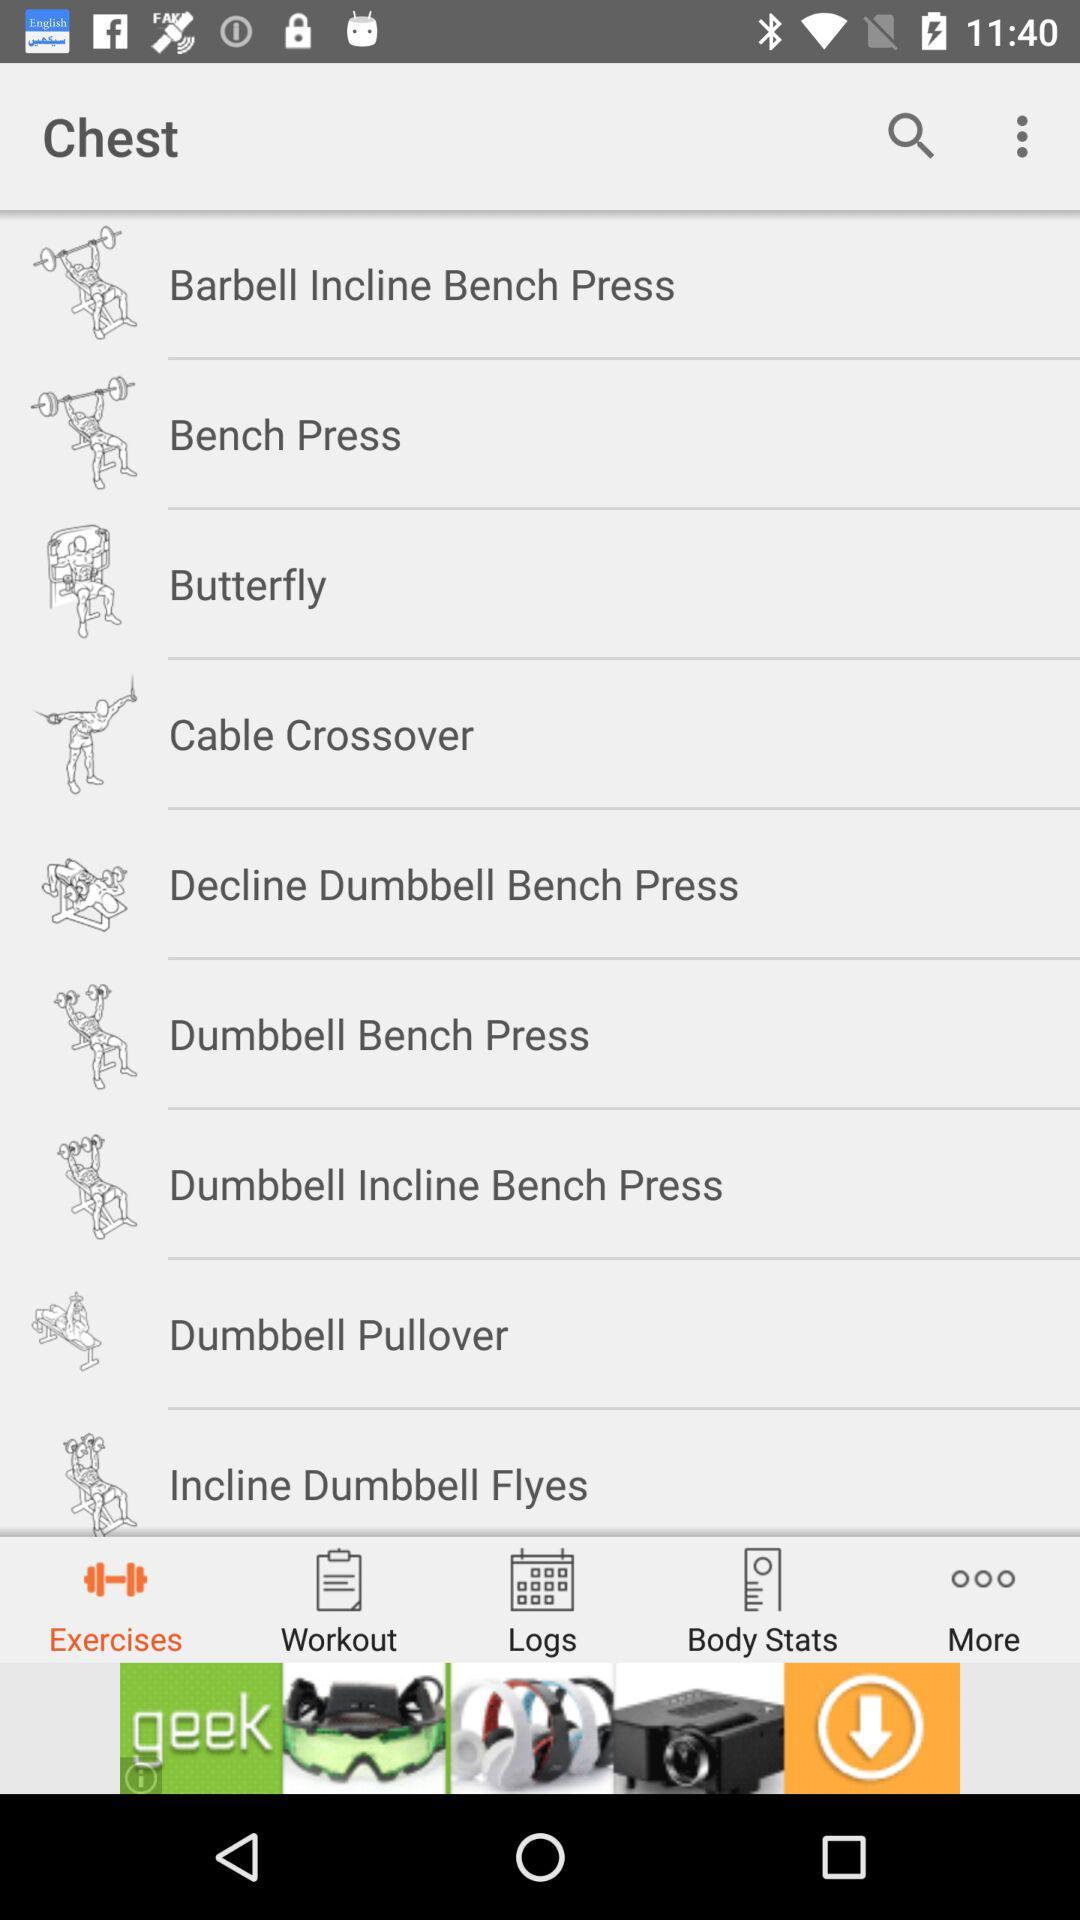 This screenshot has height=1920, width=1080. What do you see at coordinates (540, 1727) in the screenshot?
I see `out line` at bounding box center [540, 1727].